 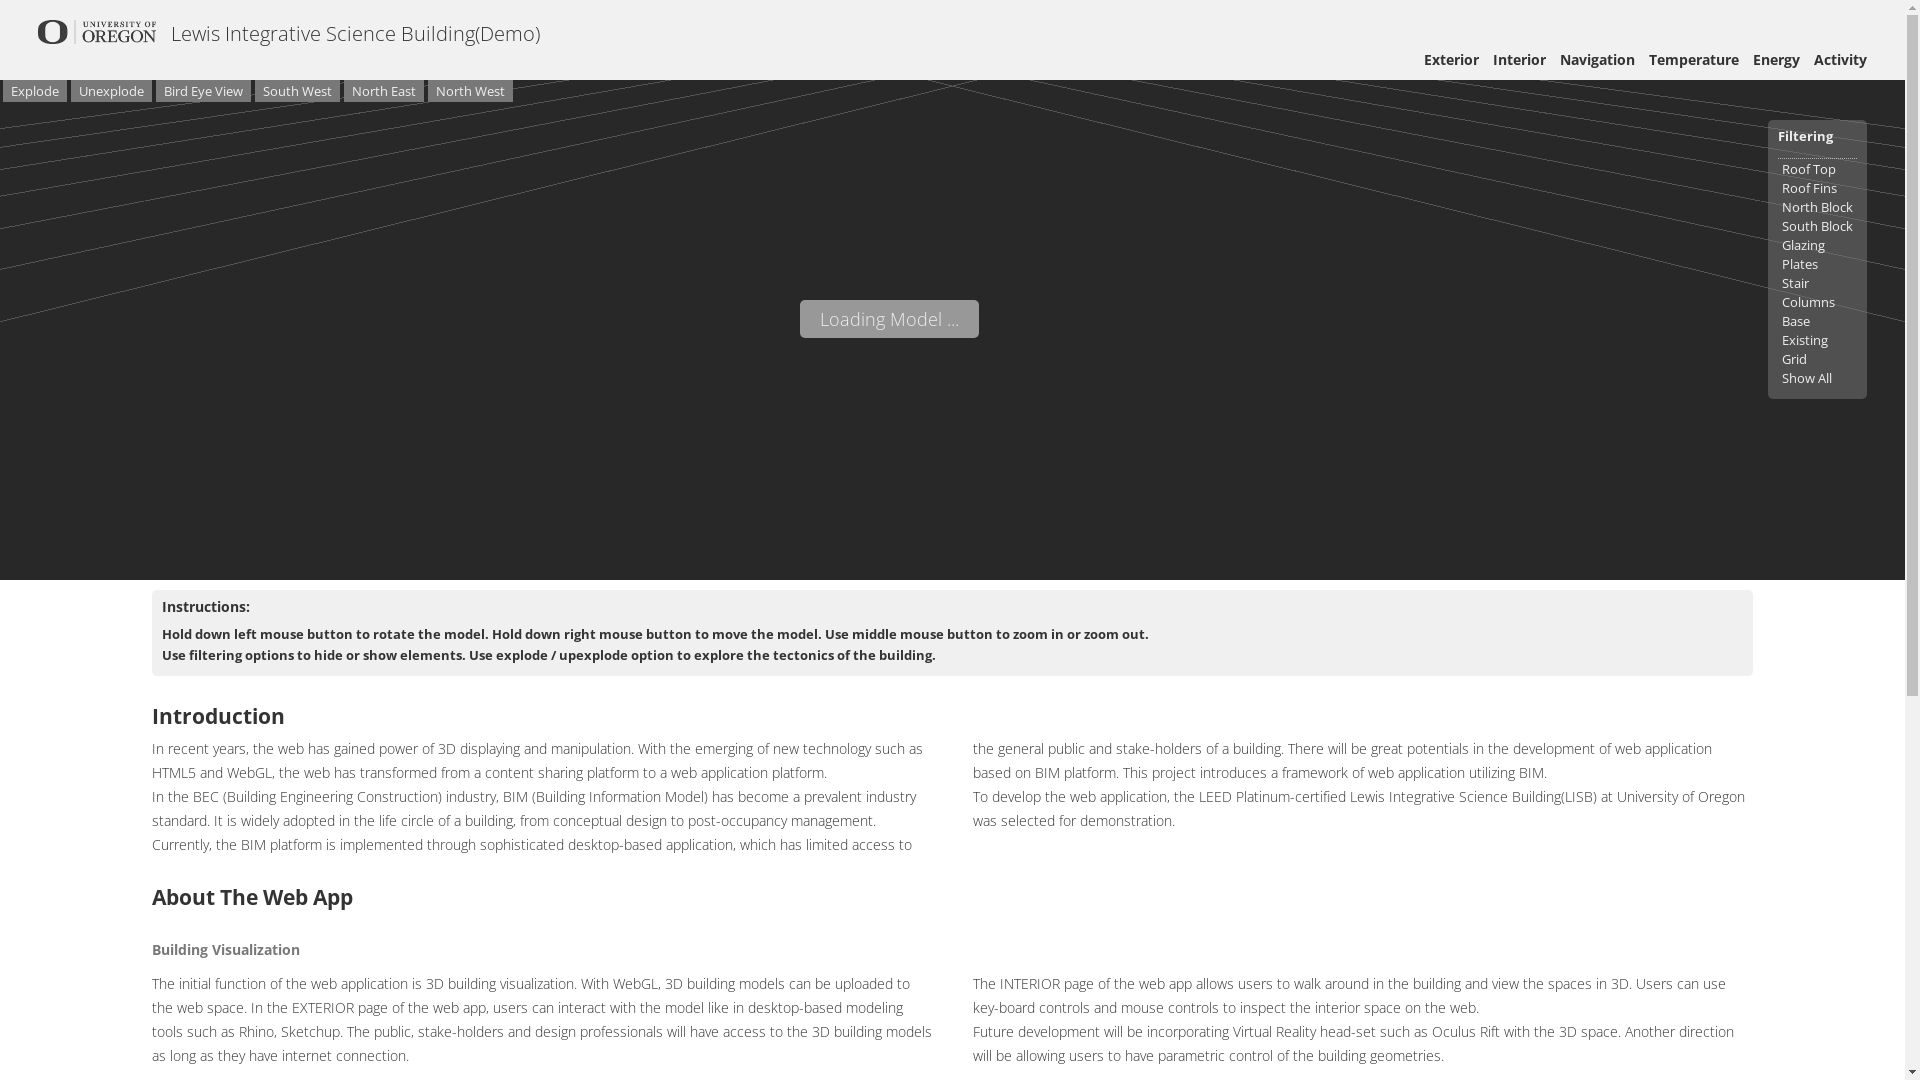 What do you see at coordinates (203, 91) in the screenshot?
I see `'Bird Eye View'` at bounding box center [203, 91].